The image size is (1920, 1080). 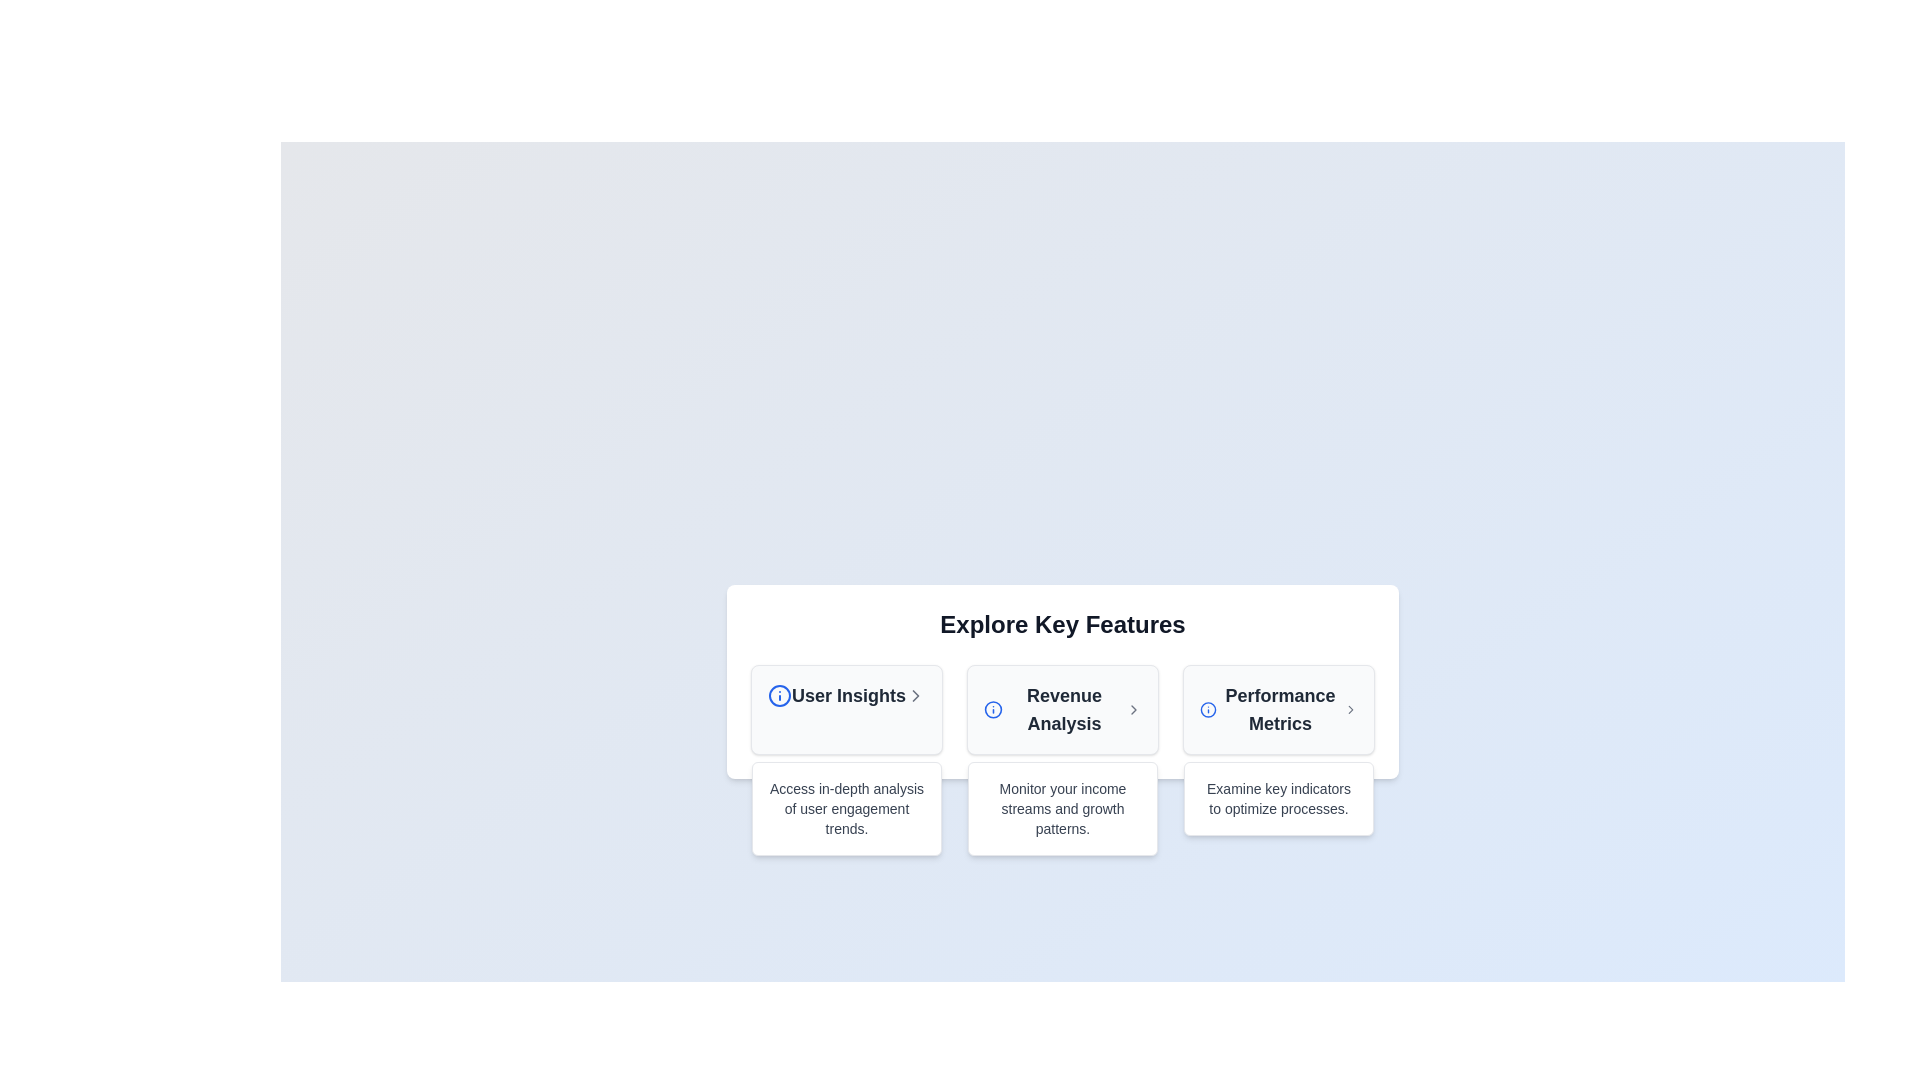 What do you see at coordinates (1061, 681) in the screenshot?
I see `the 'Revenue Analysis' navigation card, which is the second card in a row of three, located under the heading 'Explore Key Features'` at bounding box center [1061, 681].